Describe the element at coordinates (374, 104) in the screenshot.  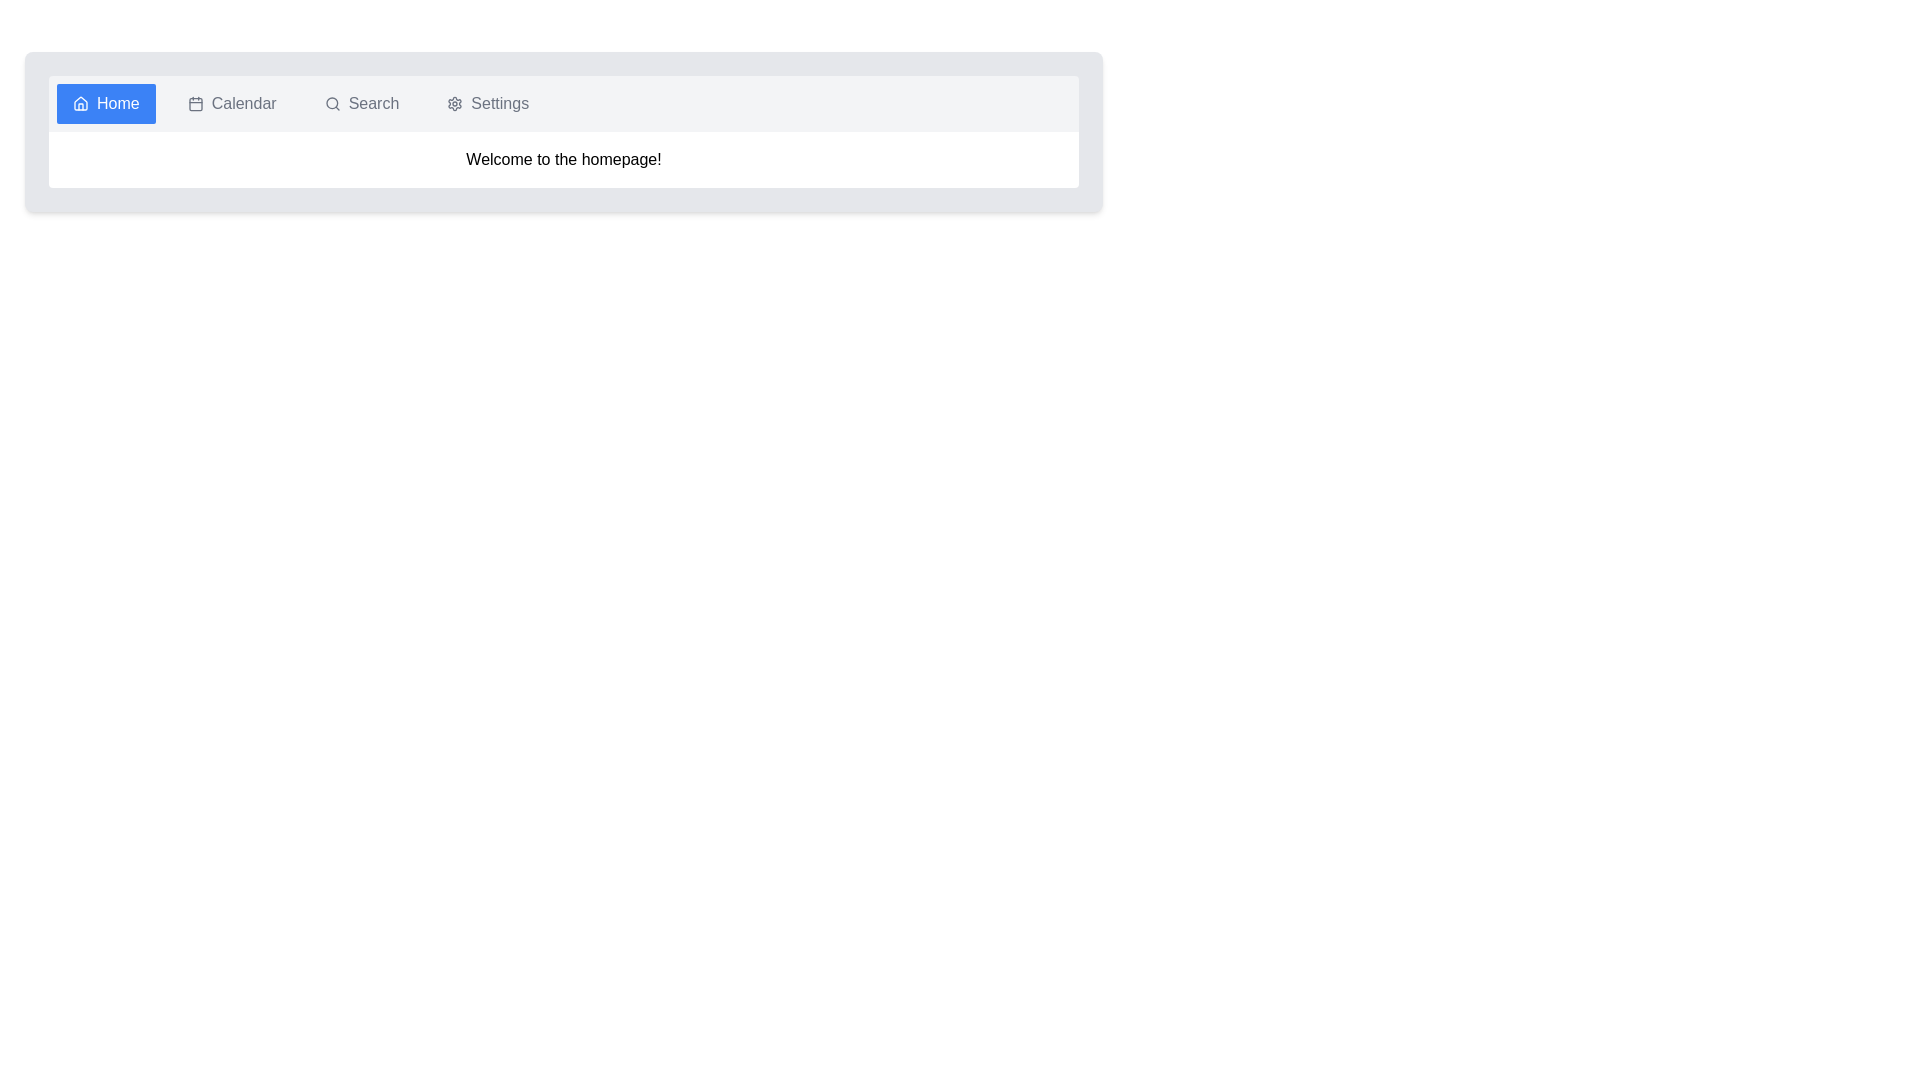
I see `the 'Search' text label, which is styled in gray and located next to a magnifying glass icon in the navigation bar` at that location.